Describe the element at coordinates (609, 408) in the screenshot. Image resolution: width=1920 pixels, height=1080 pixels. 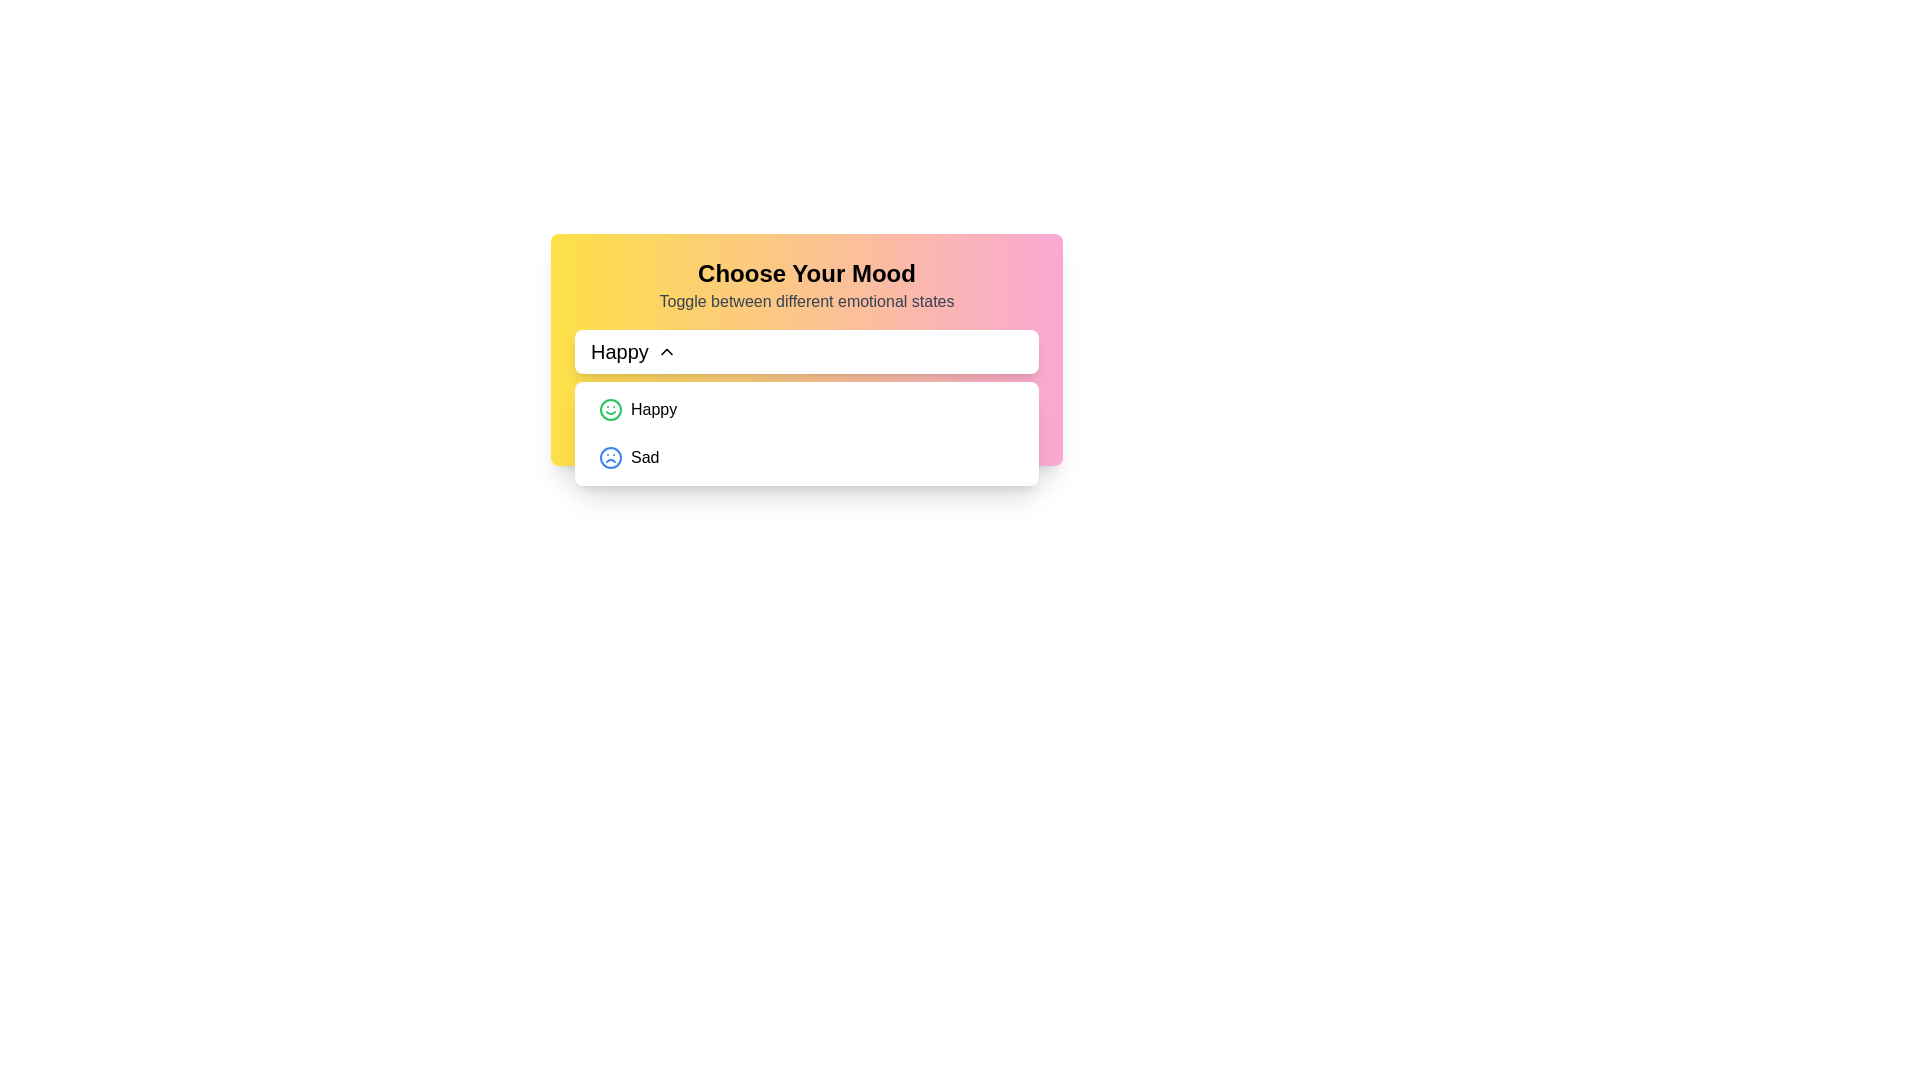
I see `the green circular outline icon with a smiley face design located in the 'Happy' option of the dropdown menu` at that location.